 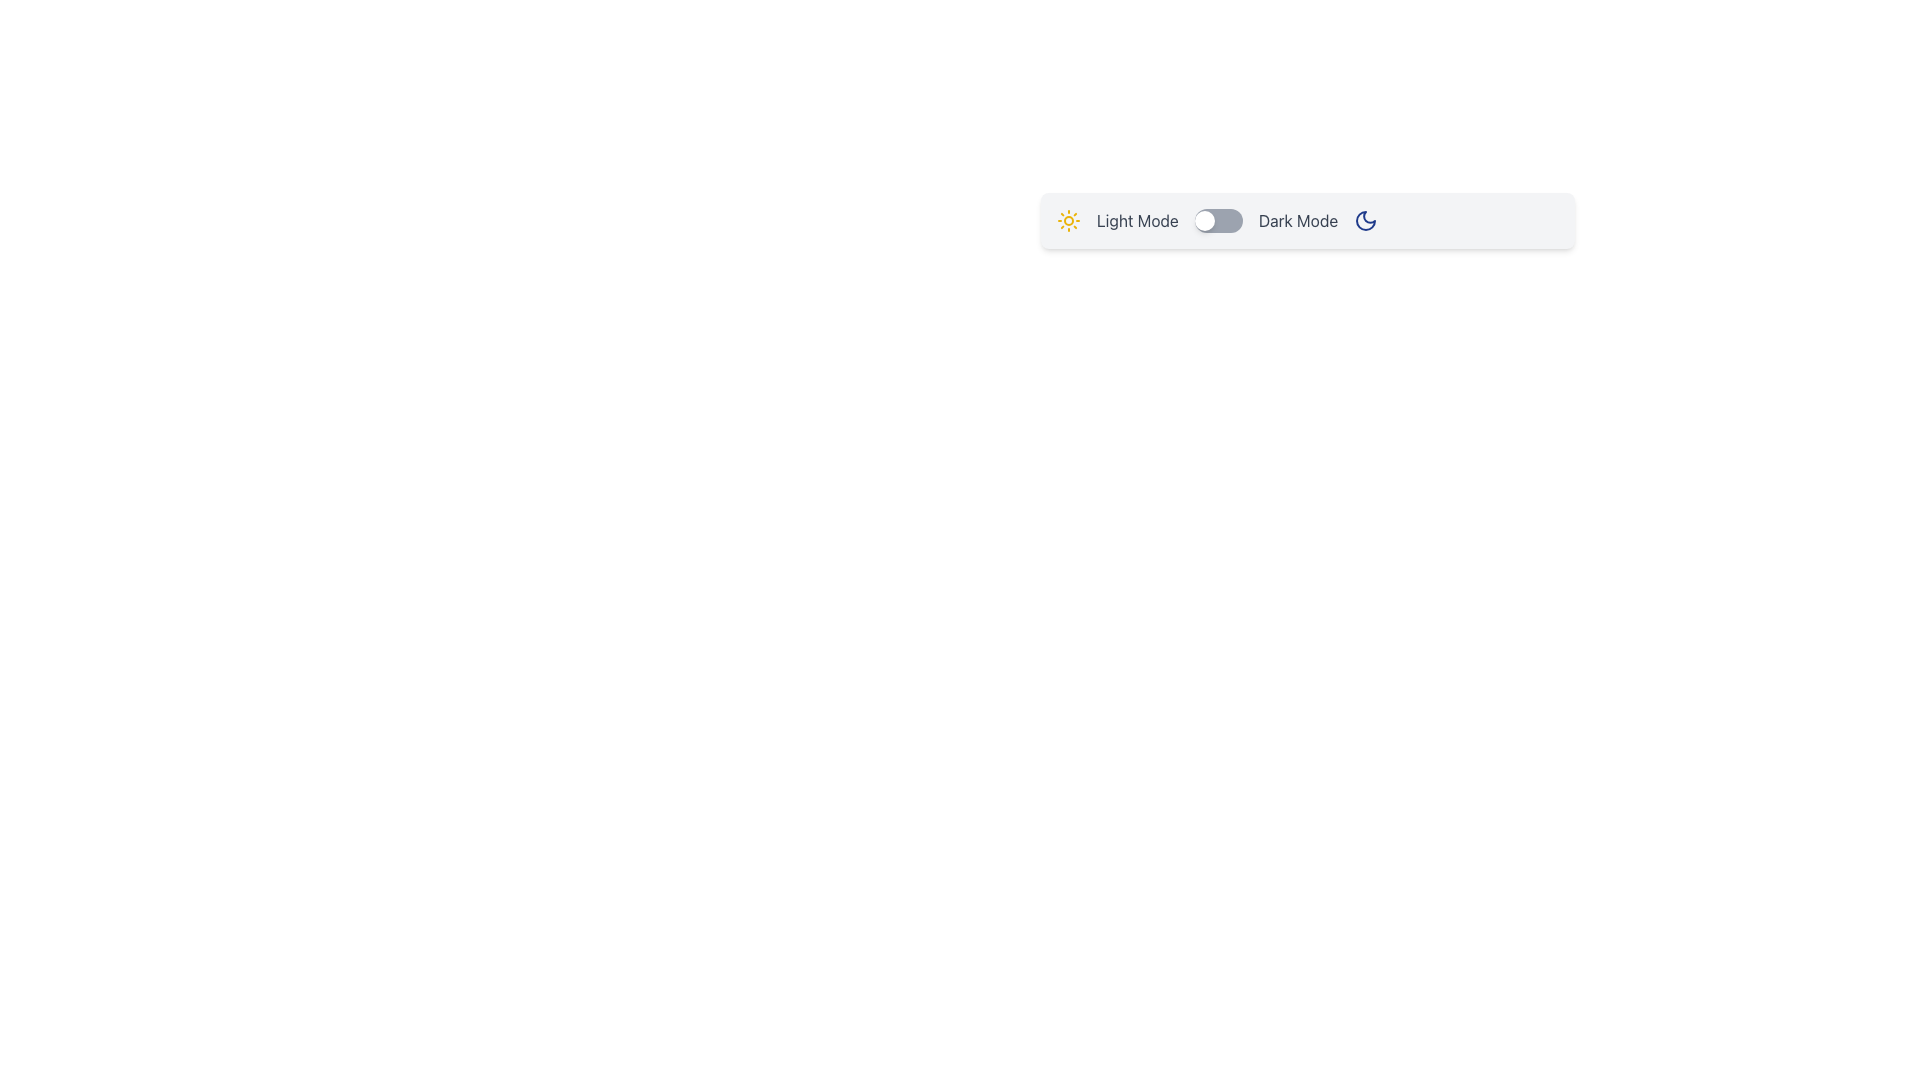 I want to click on the circular toggle knob located on the left side of the horizontal rectangular switch bar to provide visual feedback, so click(x=1203, y=220).